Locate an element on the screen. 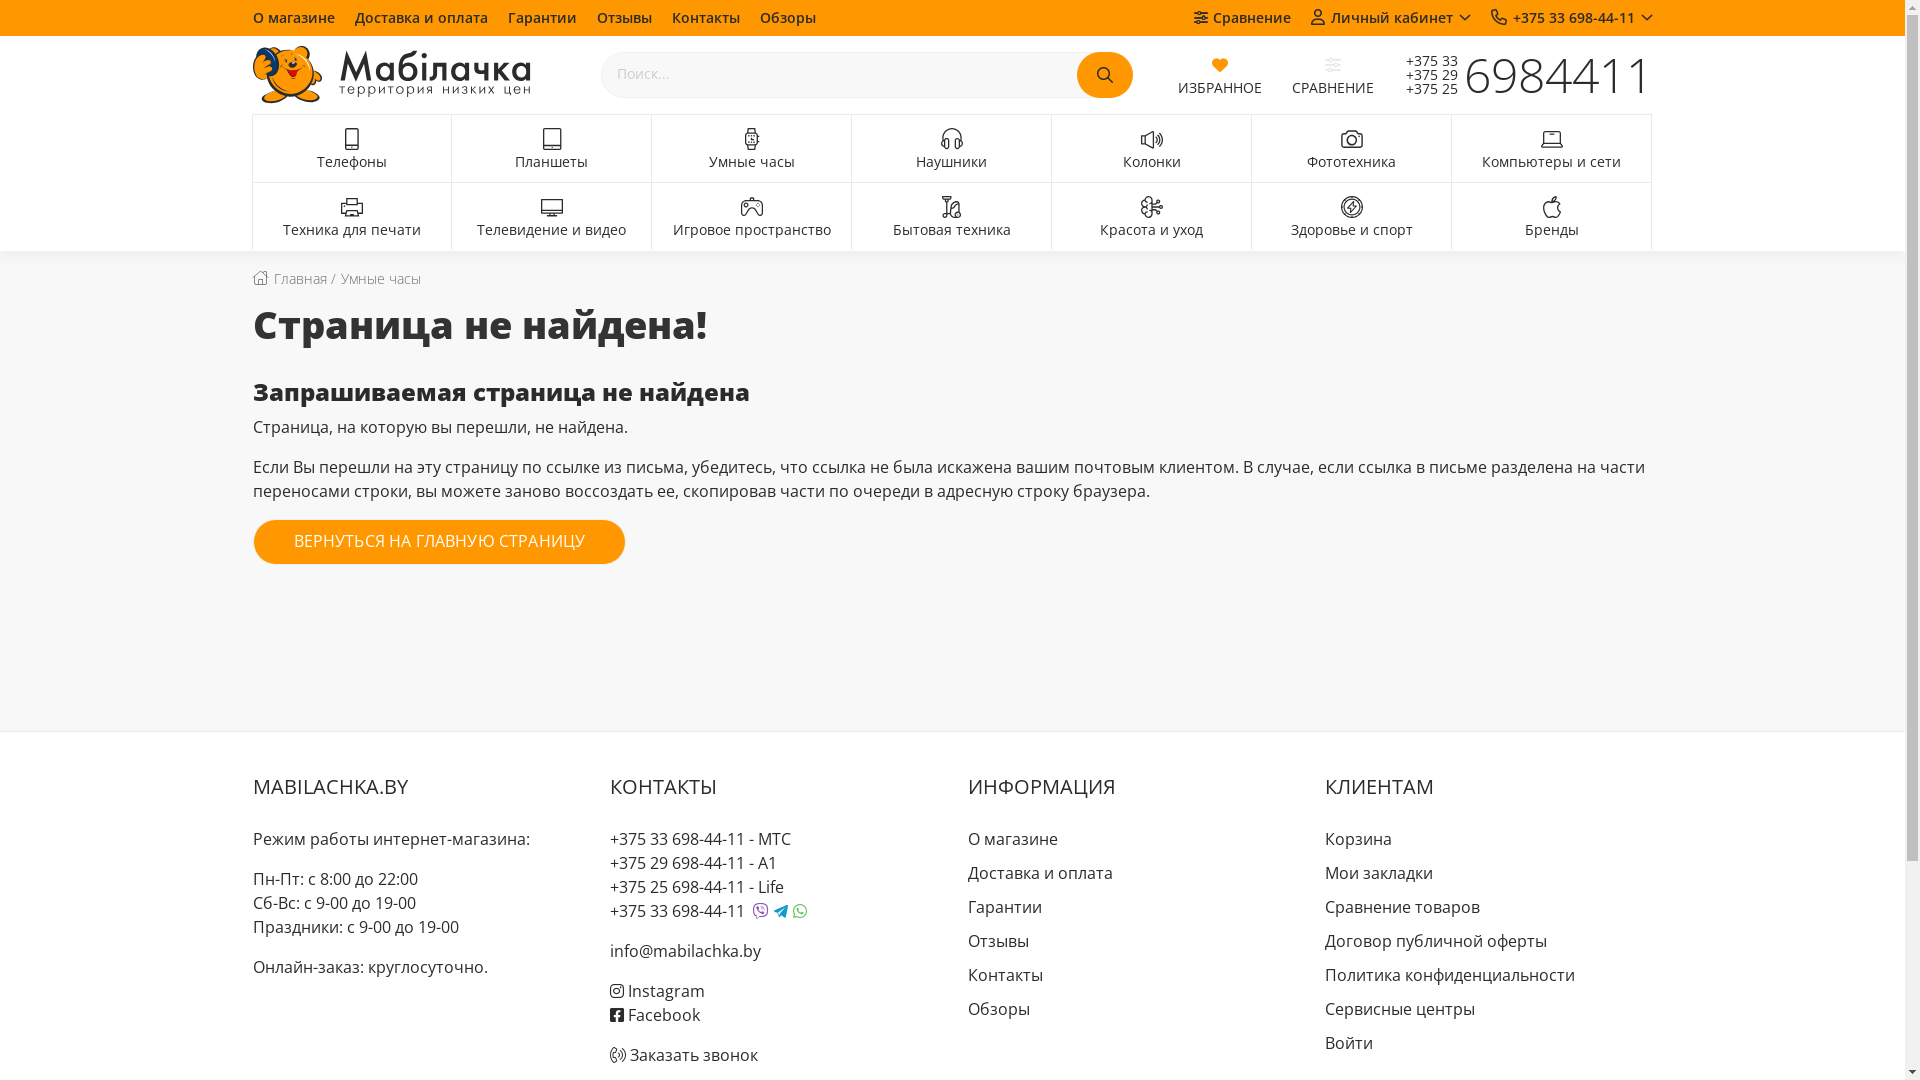 The width and height of the screenshot is (1920, 1080). '+375 33 698-44-11' is located at coordinates (677, 839).